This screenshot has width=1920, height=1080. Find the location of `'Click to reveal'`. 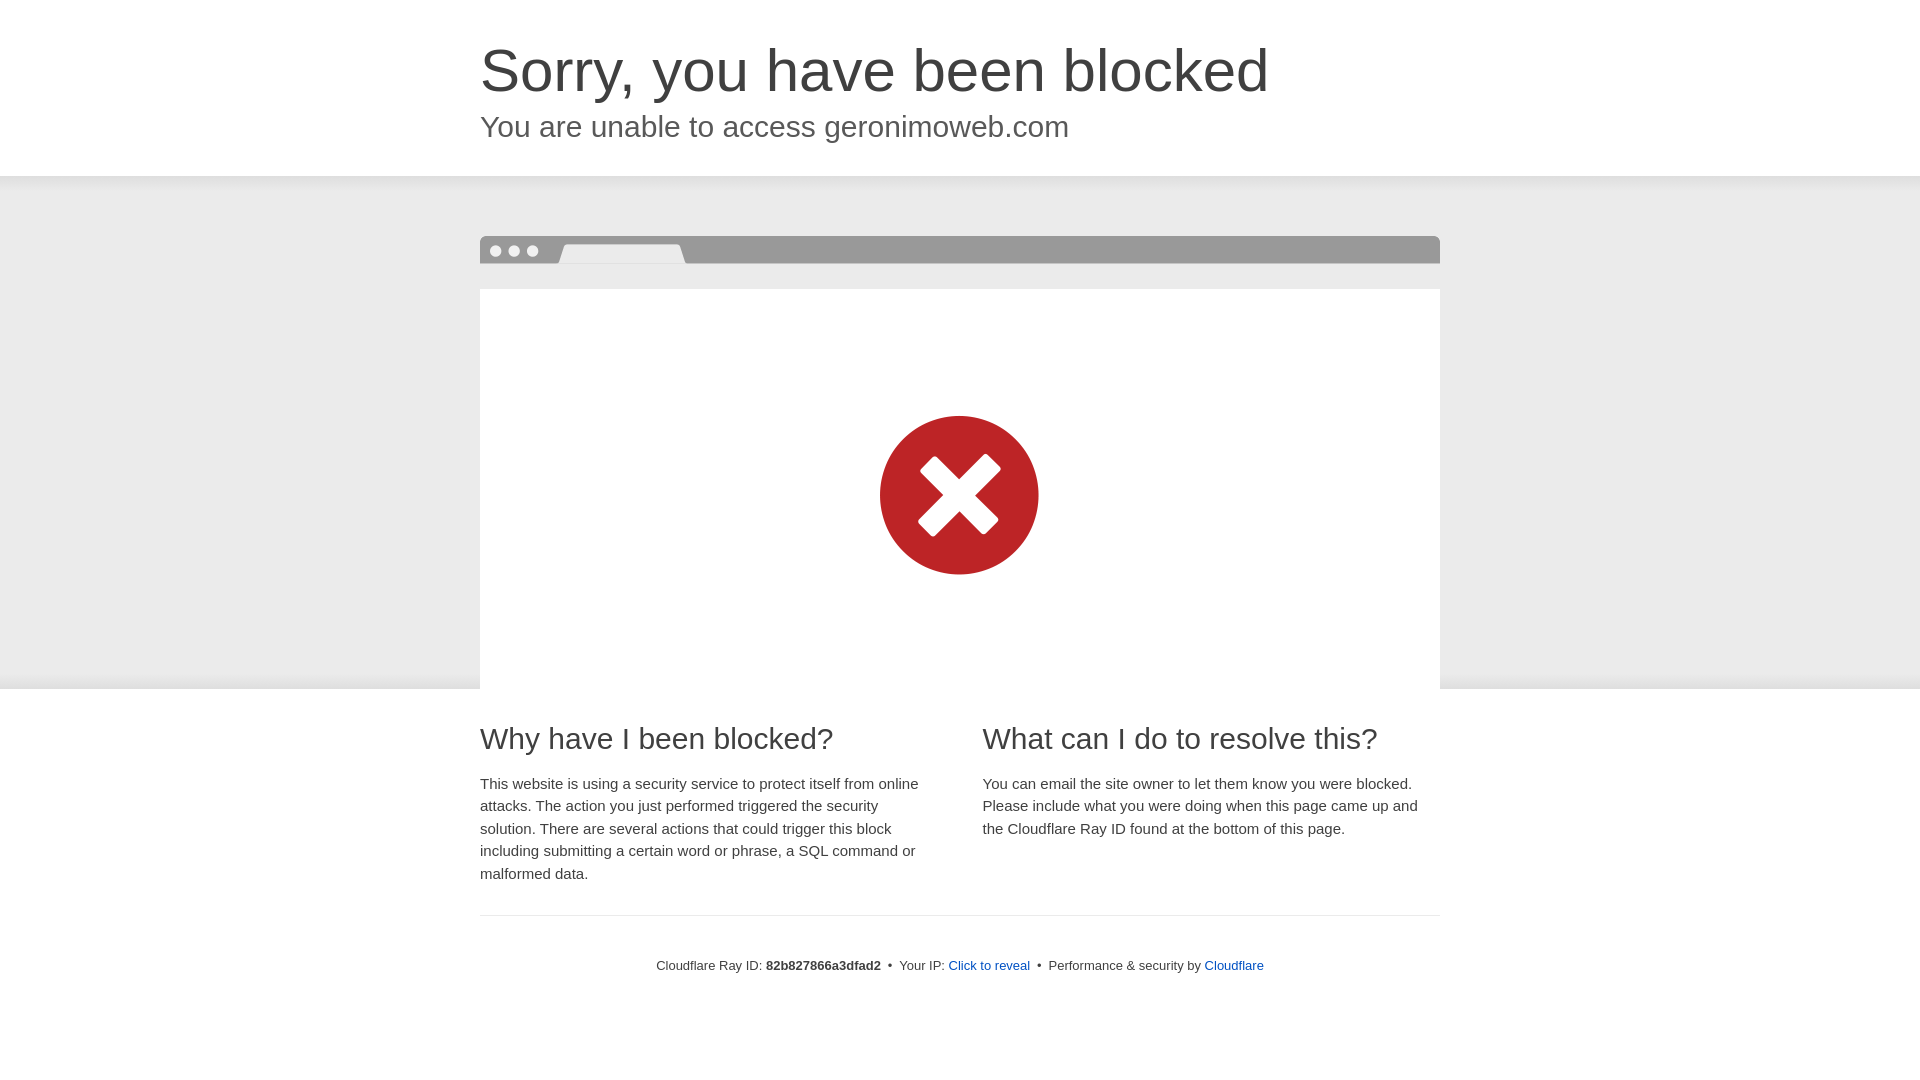

'Click to reveal' is located at coordinates (989, 964).